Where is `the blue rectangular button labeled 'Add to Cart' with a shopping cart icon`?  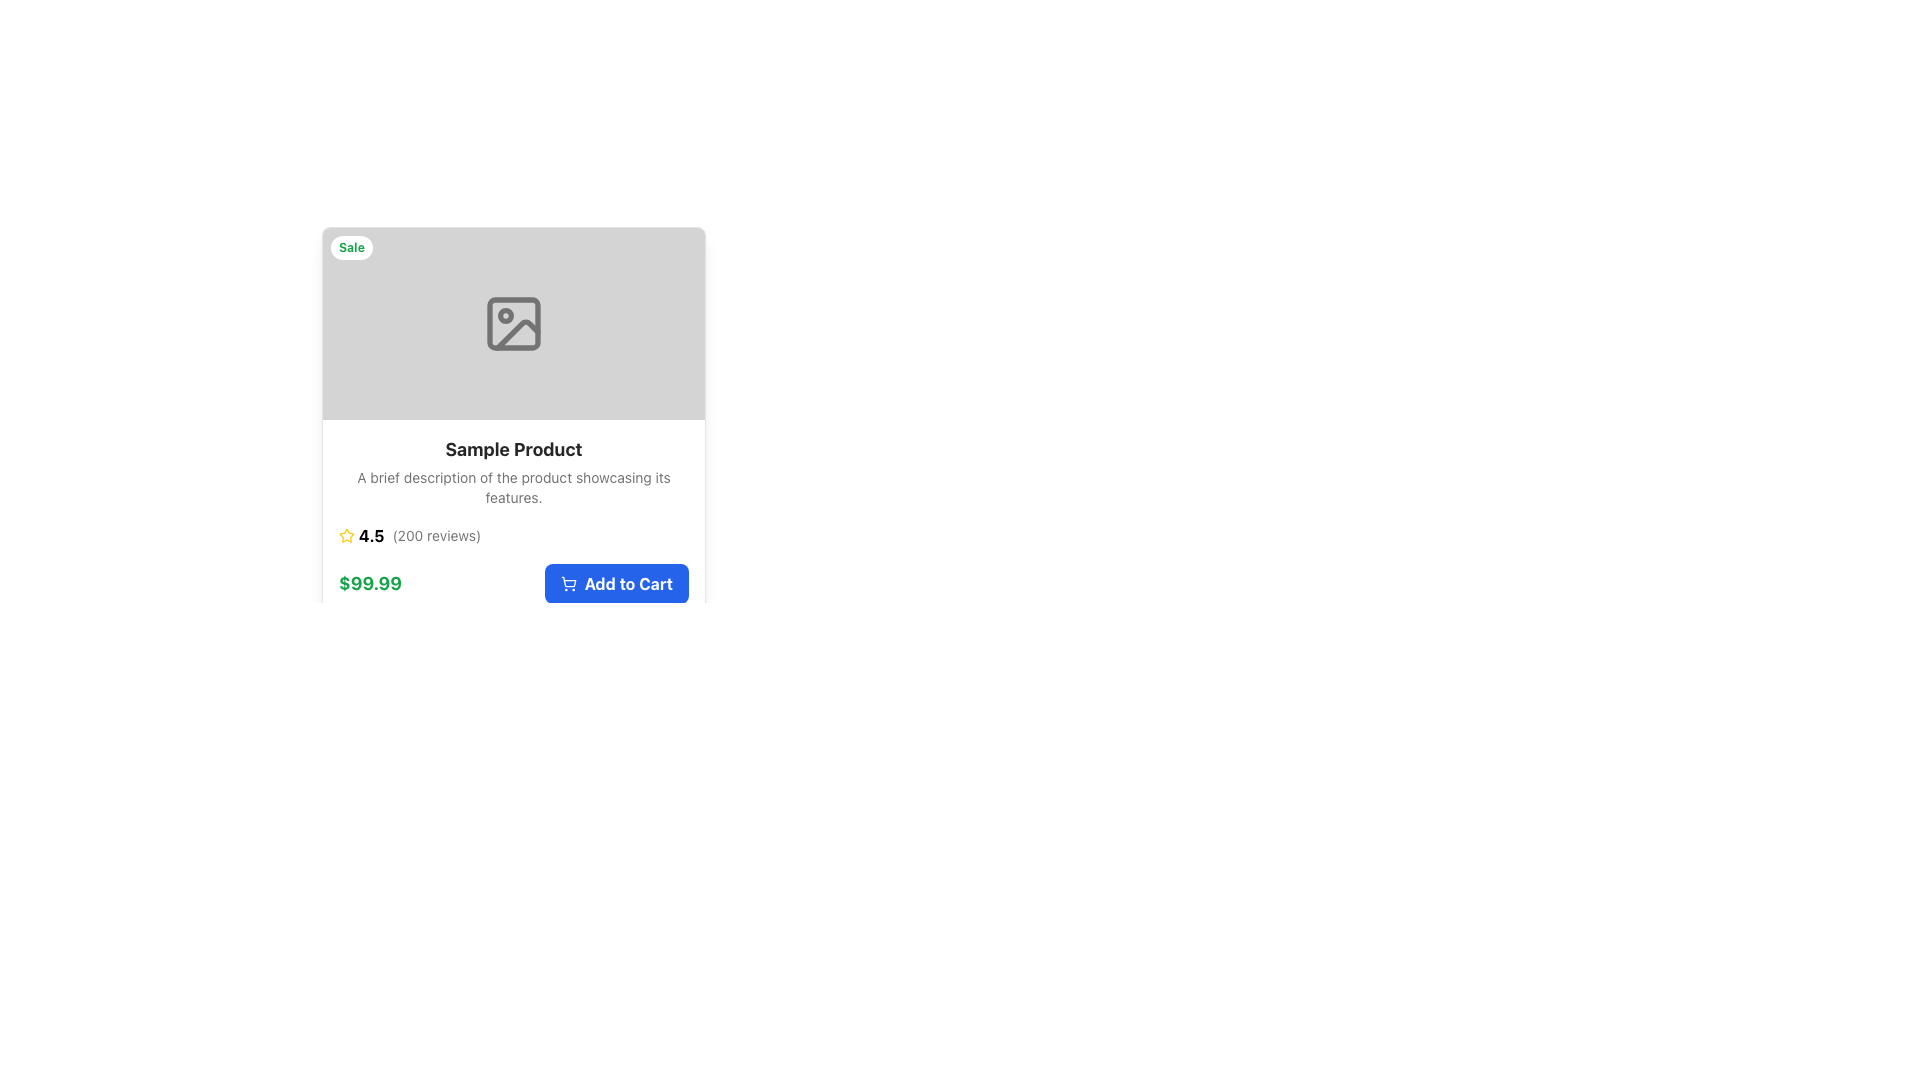
the blue rectangular button labeled 'Add to Cart' with a shopping cart icon is located at coordinates (615, 583).